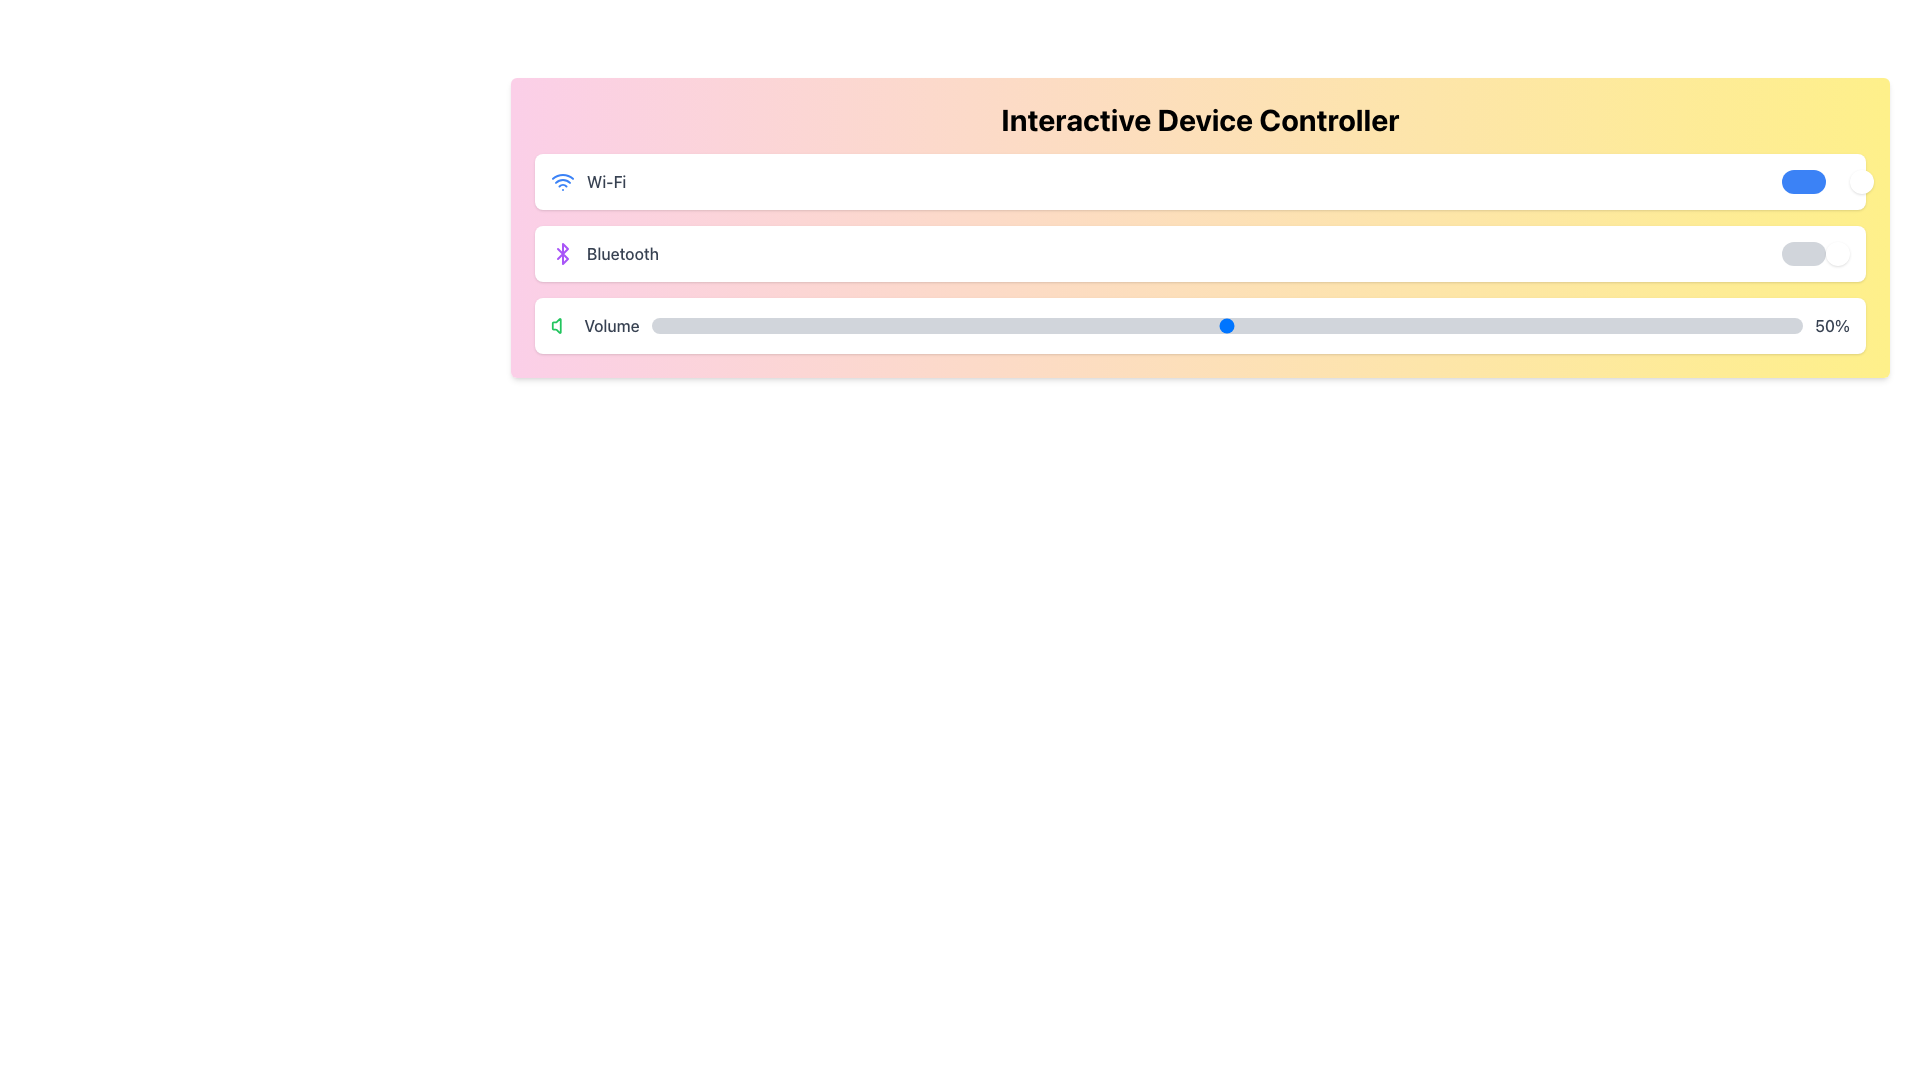 This screenshot has height=1080, width=1920. Describe the element at coordinates (847, 325) in the screenshot. I see `volume` at that location.